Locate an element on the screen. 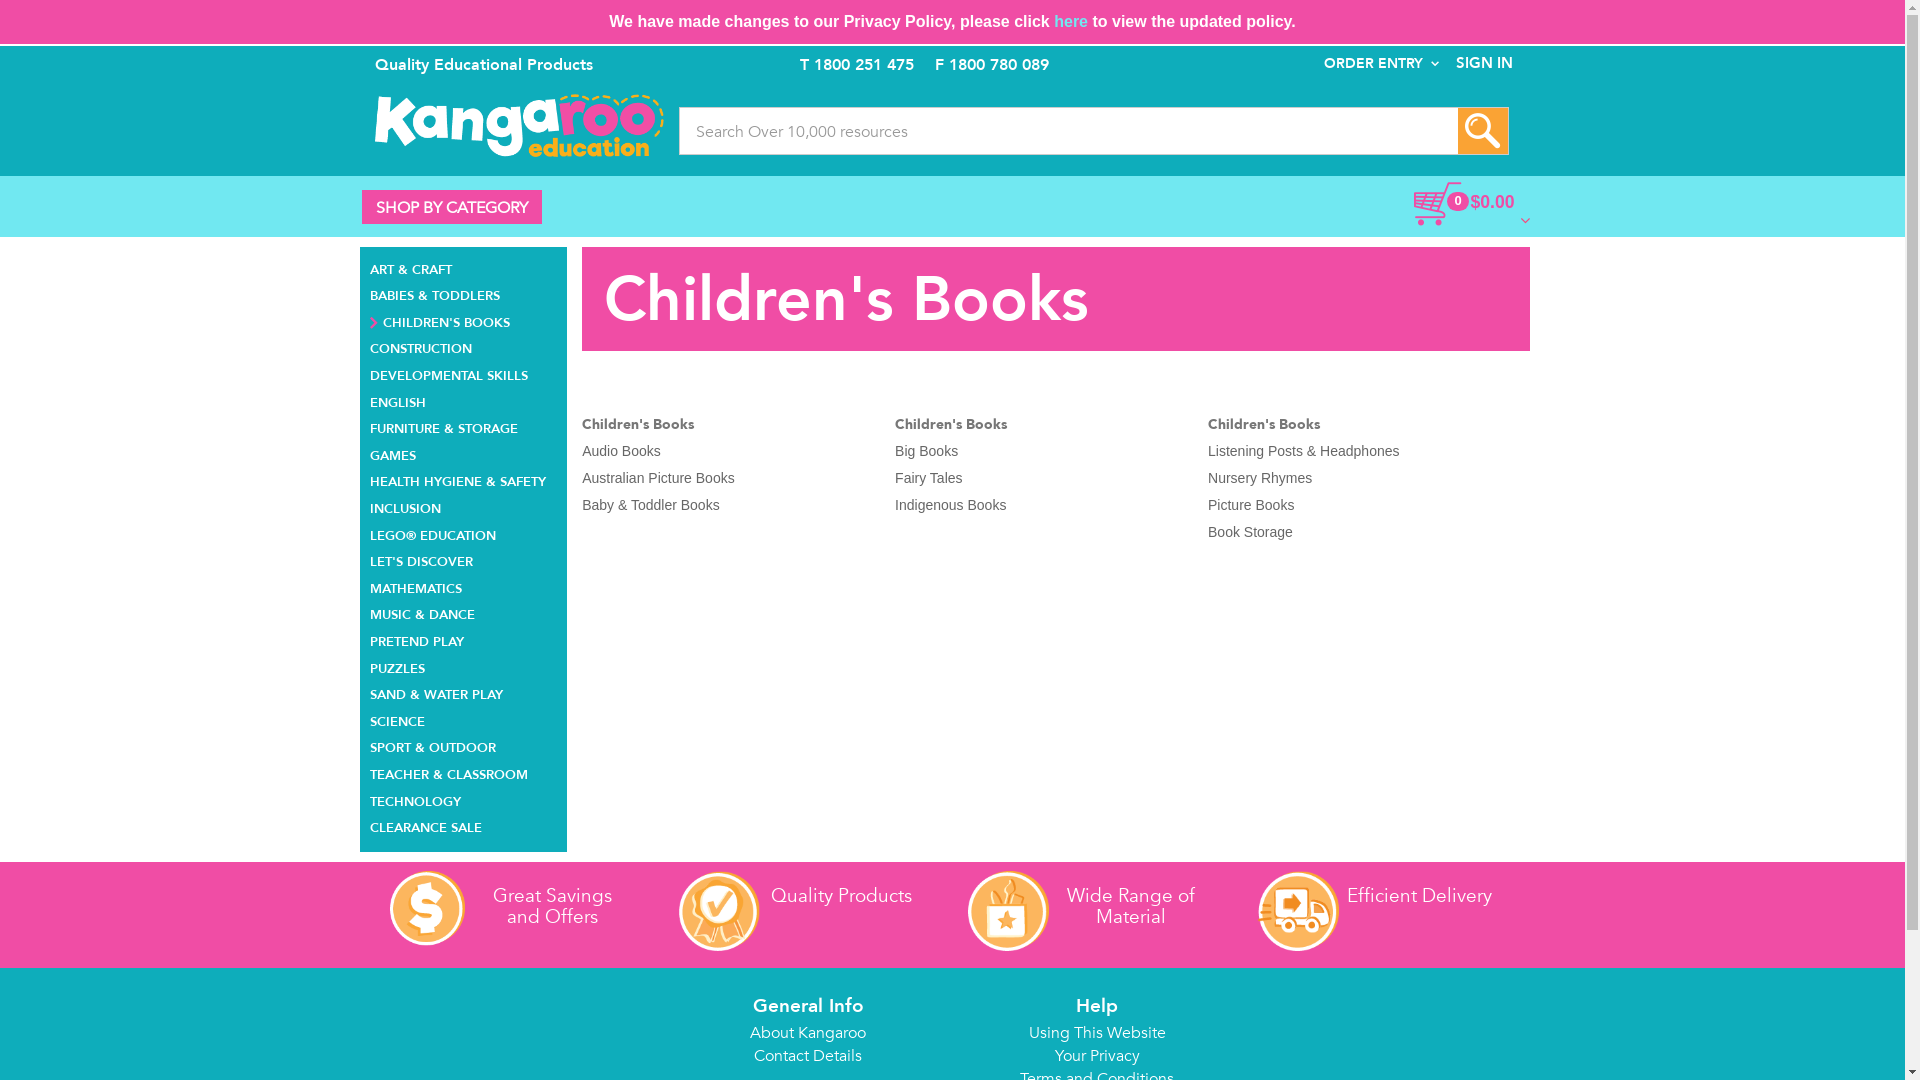 The image size is (1920, 1080). 'SPORT & OUTDOOR' is located at coordinates (369, 745).